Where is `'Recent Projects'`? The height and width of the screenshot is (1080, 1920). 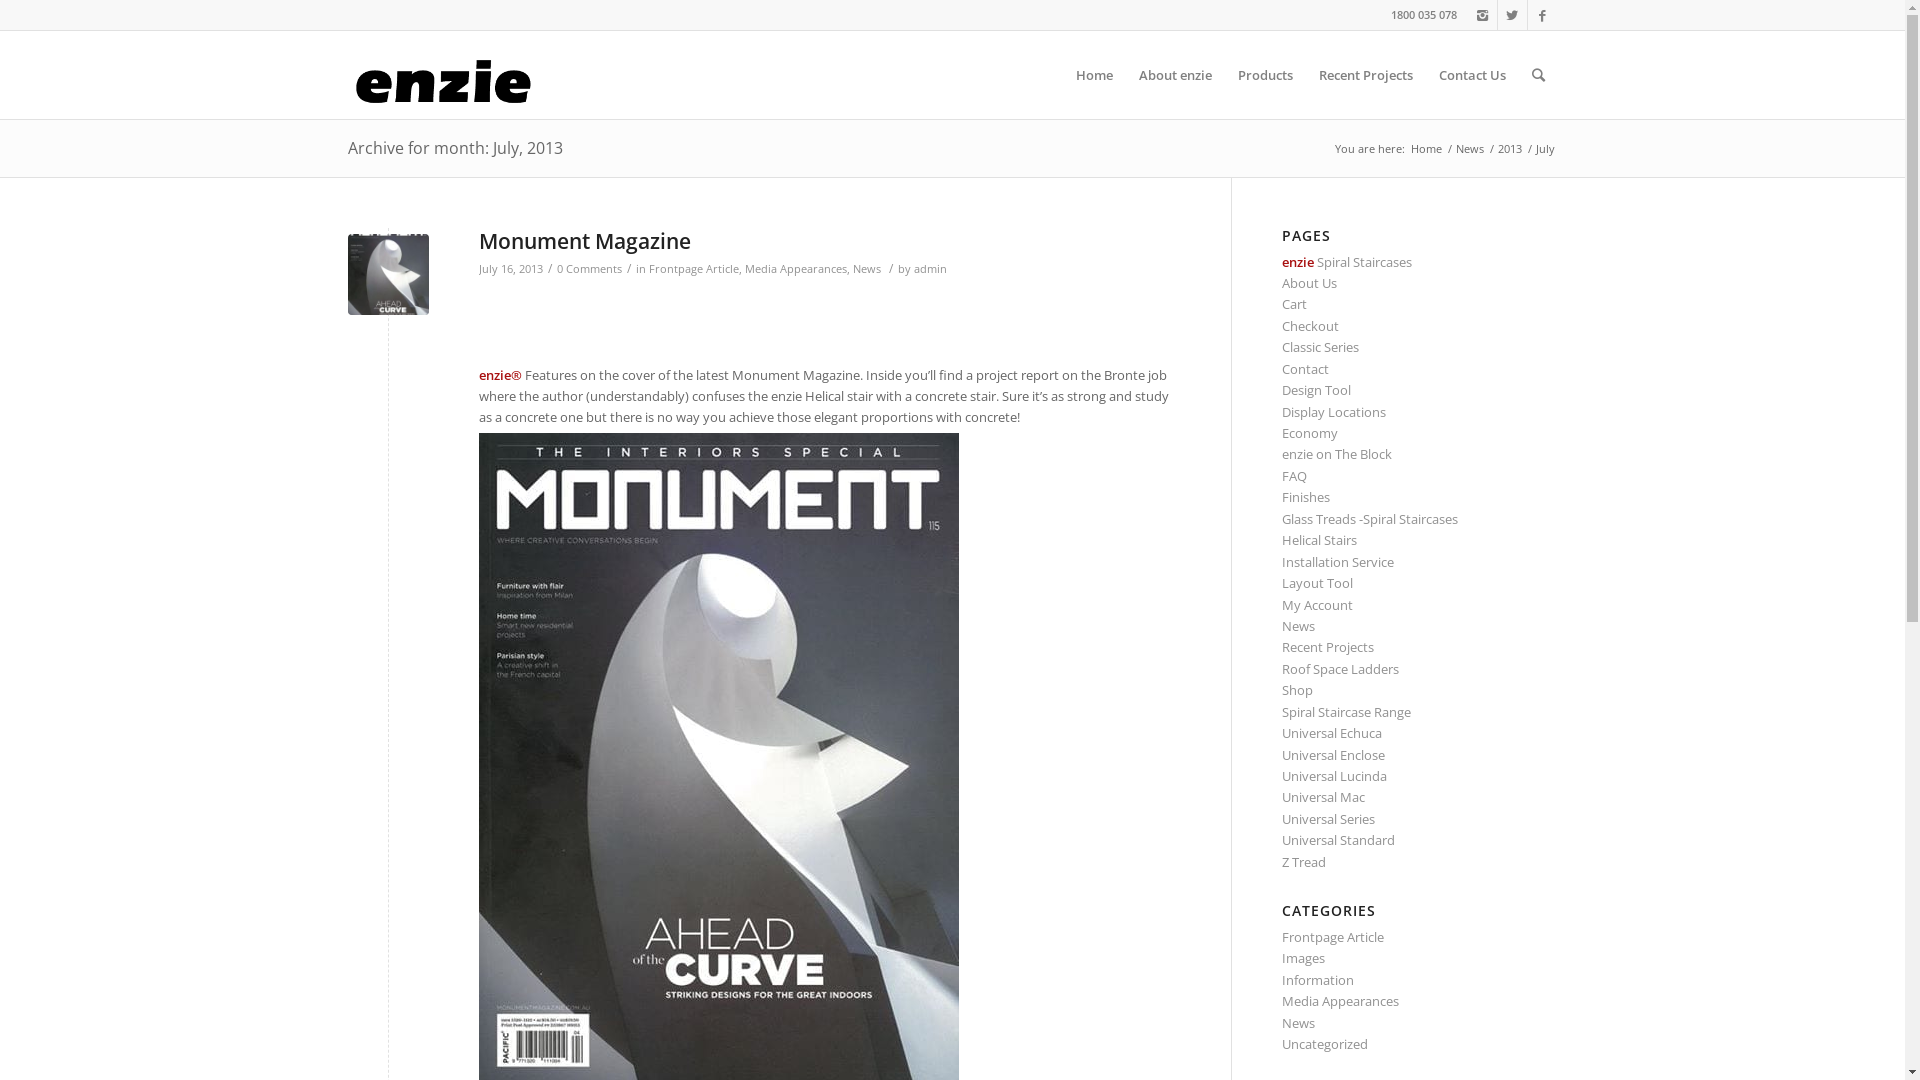
'Recent Projects' is located at coordinates (1328, 647).